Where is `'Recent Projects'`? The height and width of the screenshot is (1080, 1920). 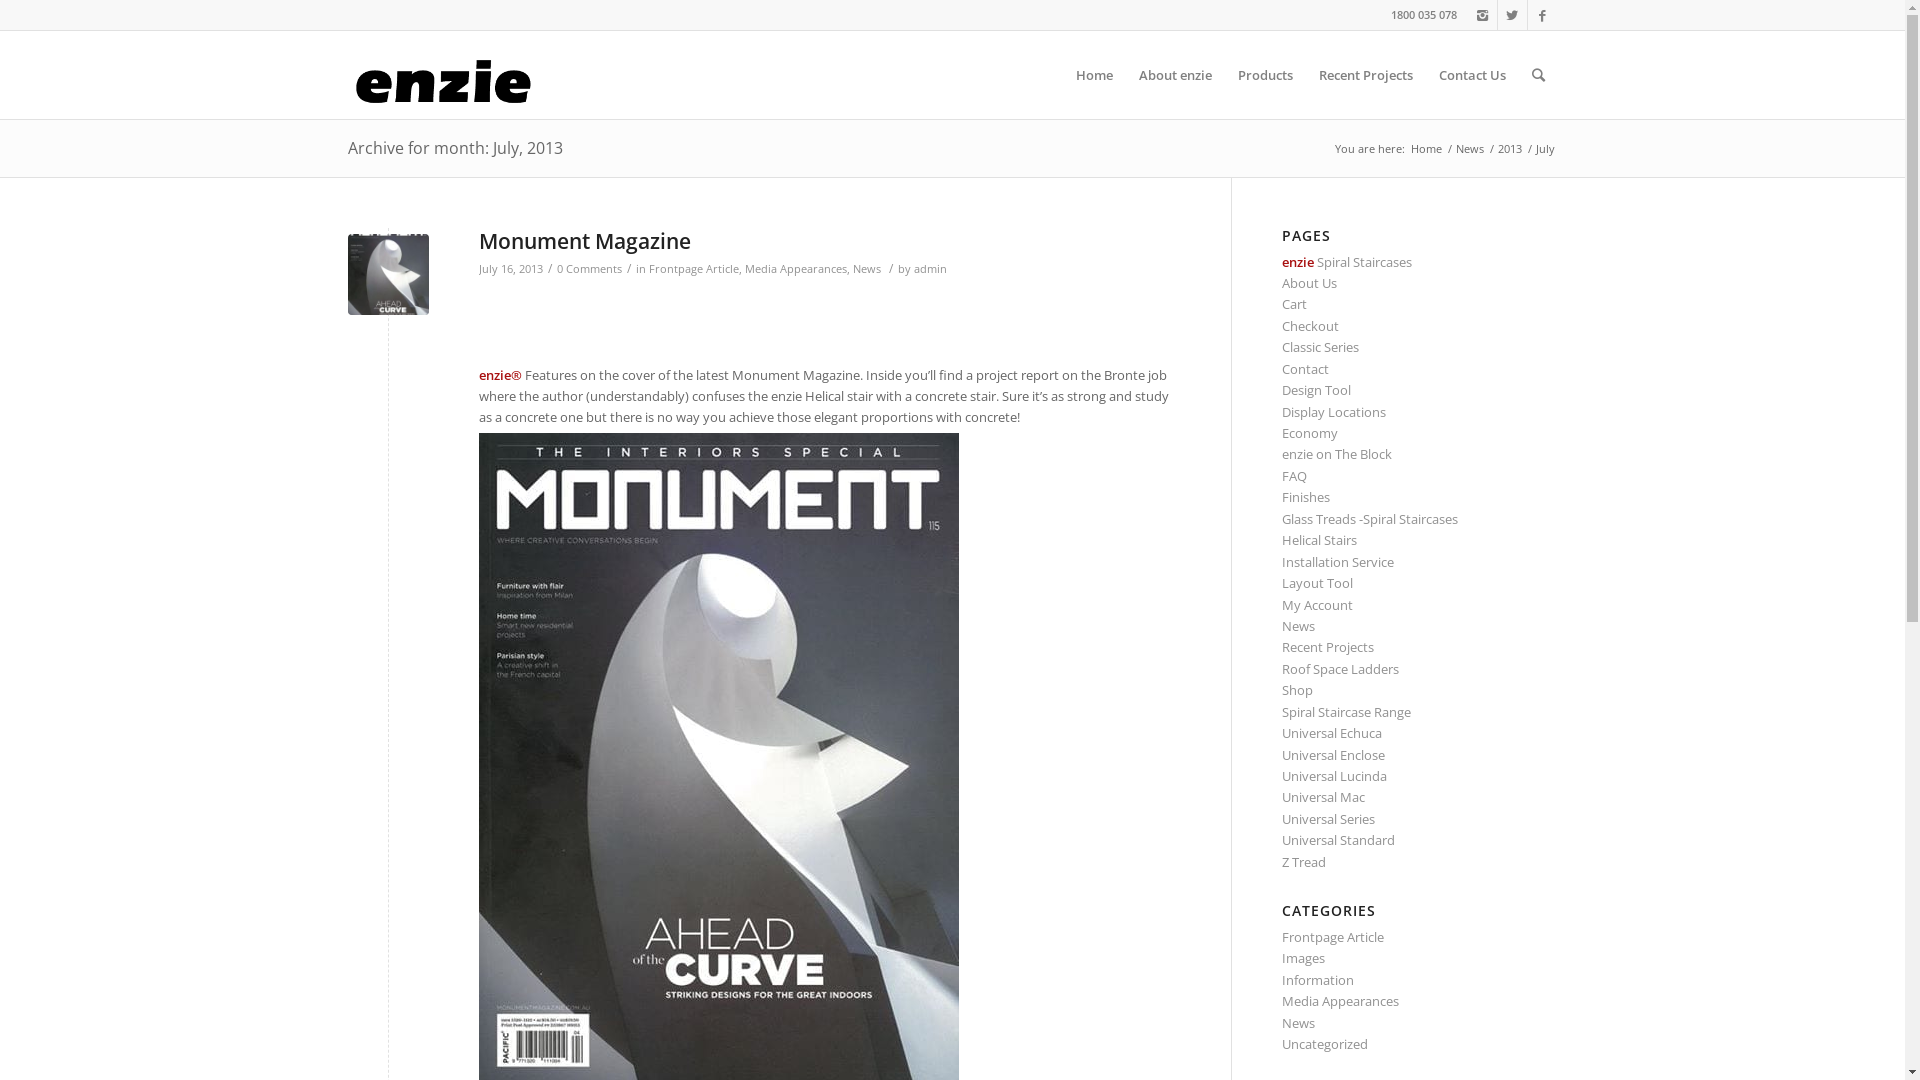
'Recent Projects' is located at coordinates (1328, 647).